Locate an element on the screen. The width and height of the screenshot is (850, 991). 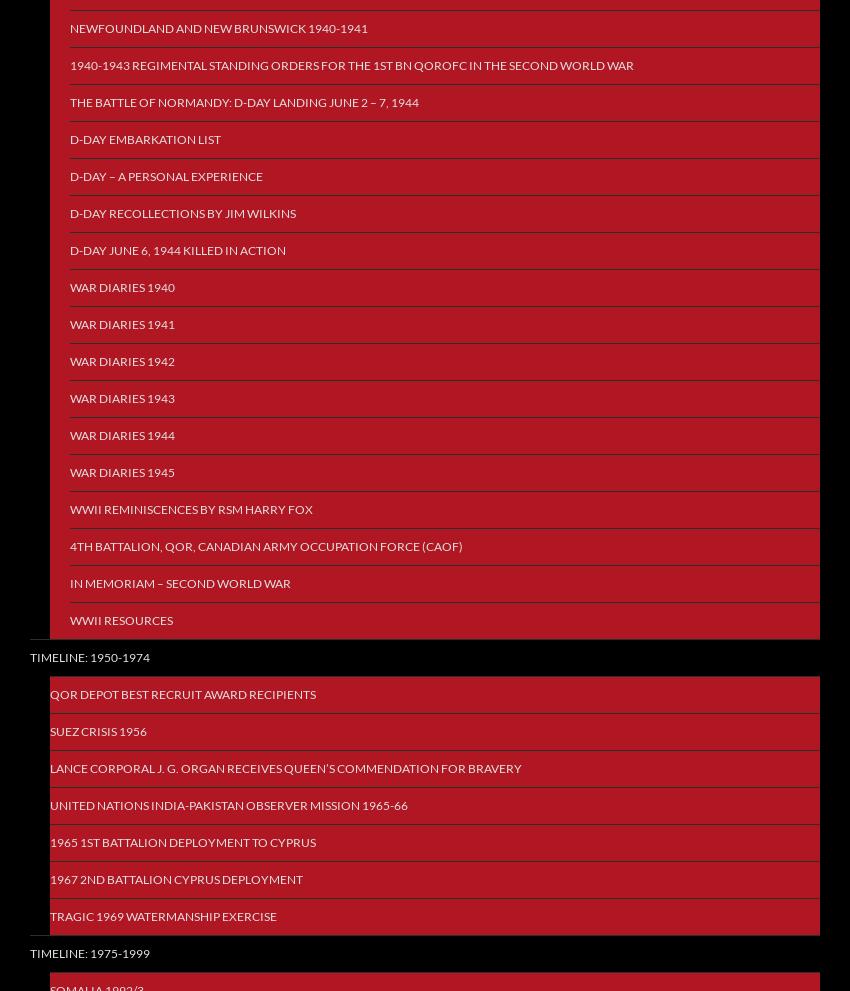
'United Nations India-Pakistan Observer Mission 1965-66' is located at coordinates (228, 805).